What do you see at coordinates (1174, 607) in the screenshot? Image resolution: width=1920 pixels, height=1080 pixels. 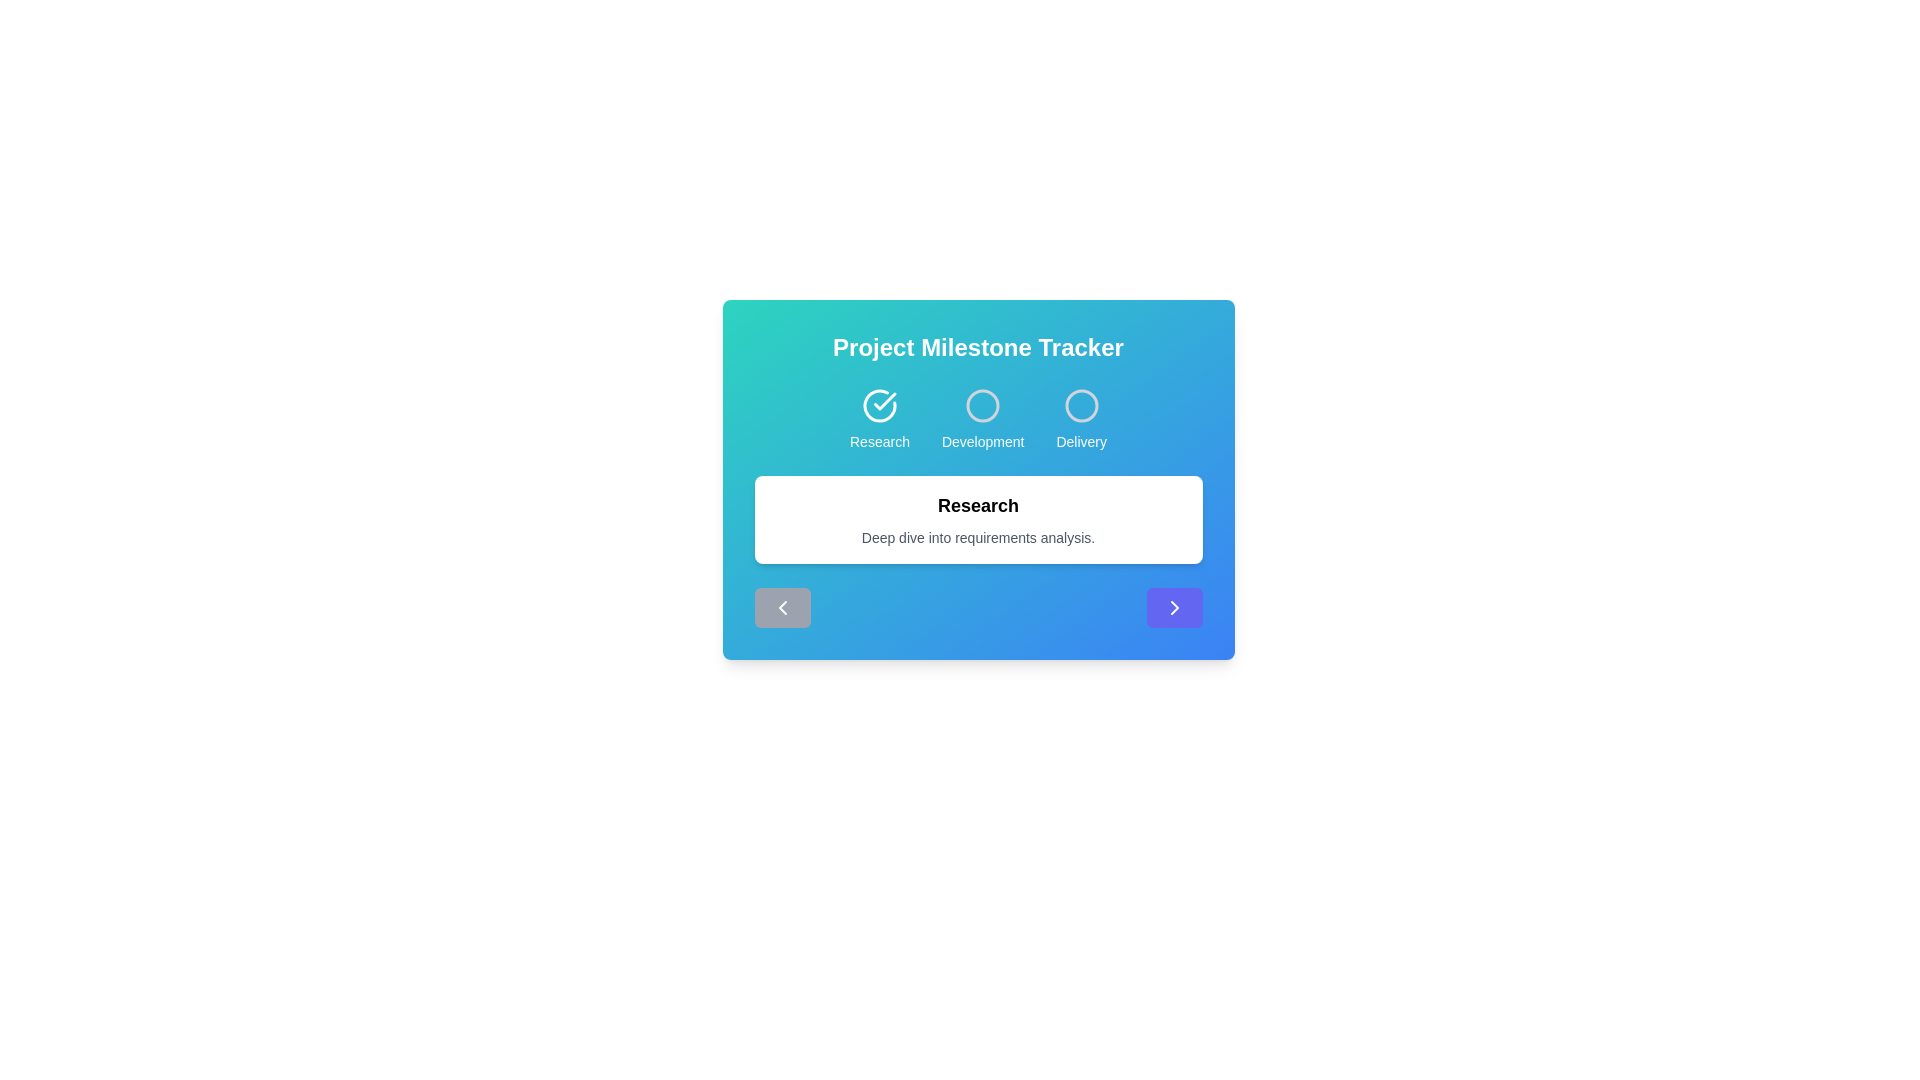 I see `the chevron icon located in the bottom-right corner of the card interface` at bounding box center [1174, 607].